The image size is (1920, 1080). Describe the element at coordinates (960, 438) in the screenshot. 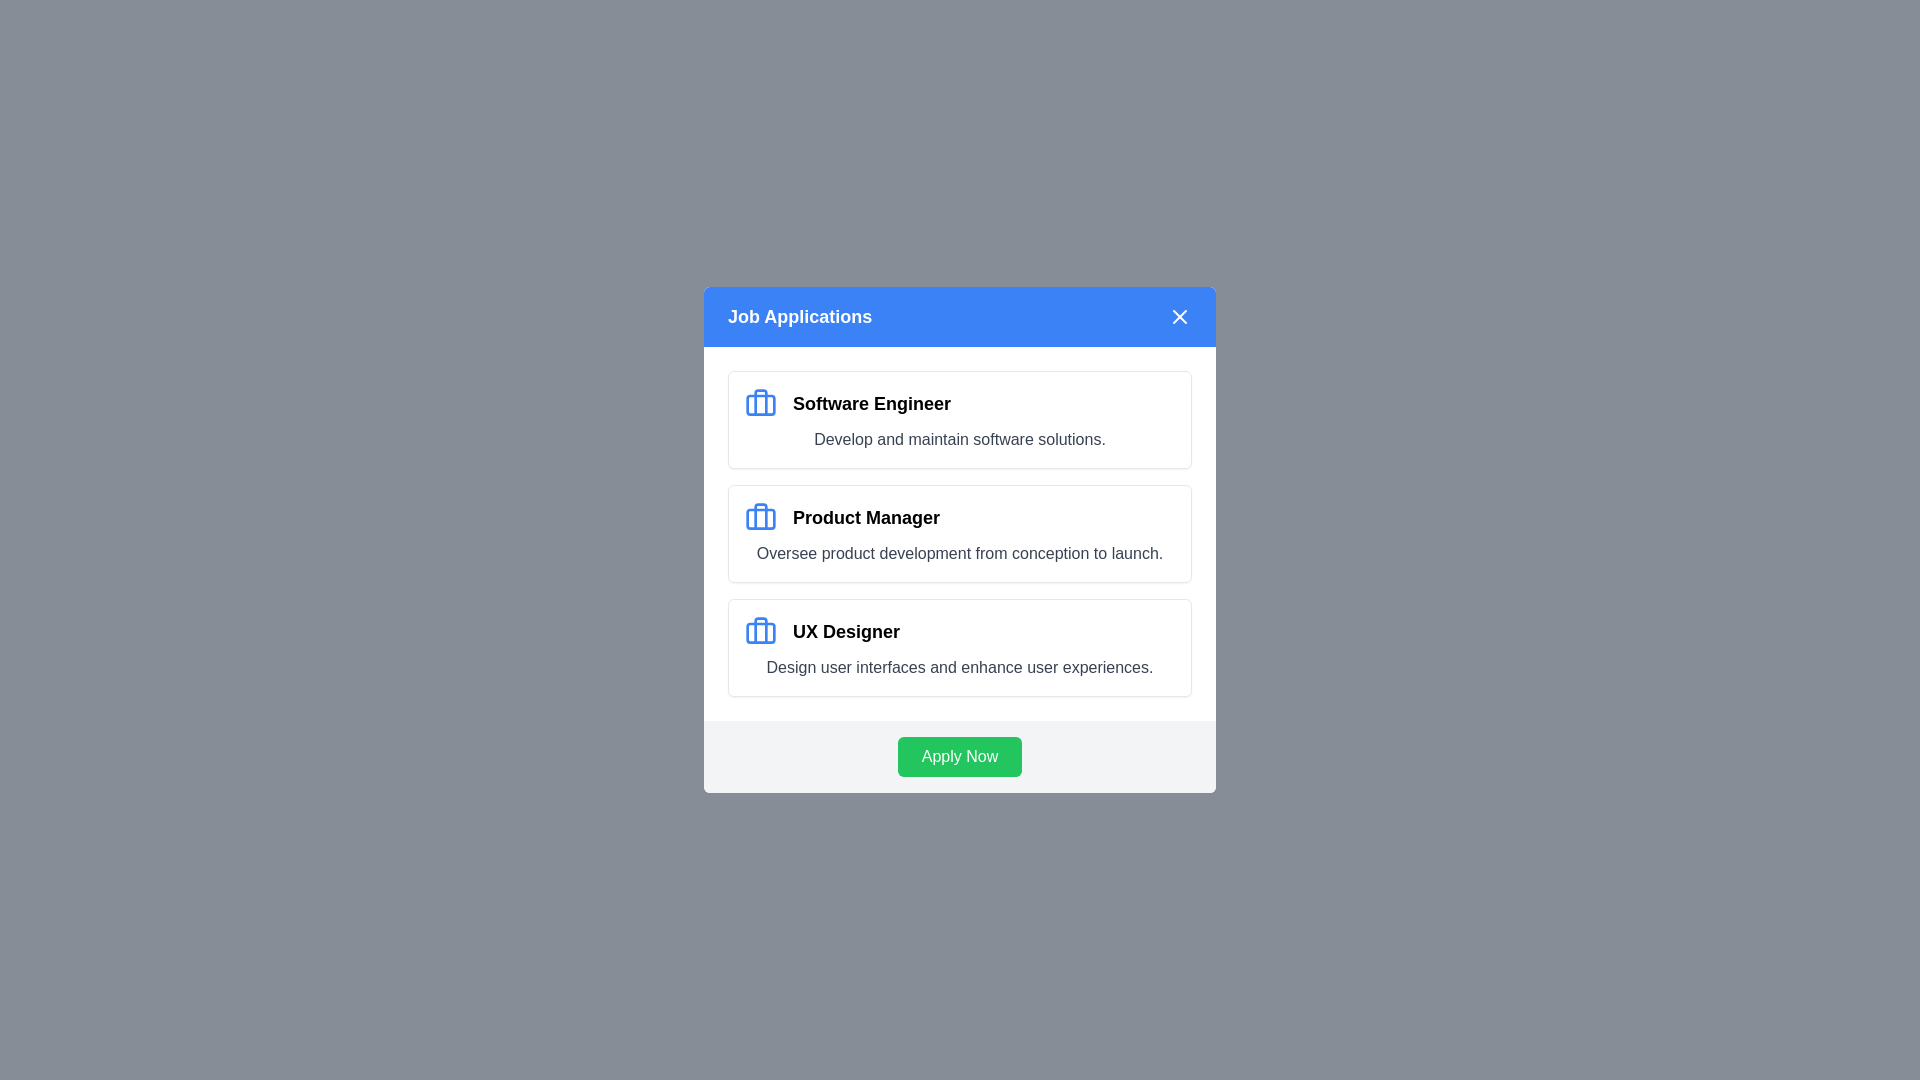

I see `the text label that reads 'Develop and maintain software solutions.' which is located beneath the 'Software Engineer' title` at that location.